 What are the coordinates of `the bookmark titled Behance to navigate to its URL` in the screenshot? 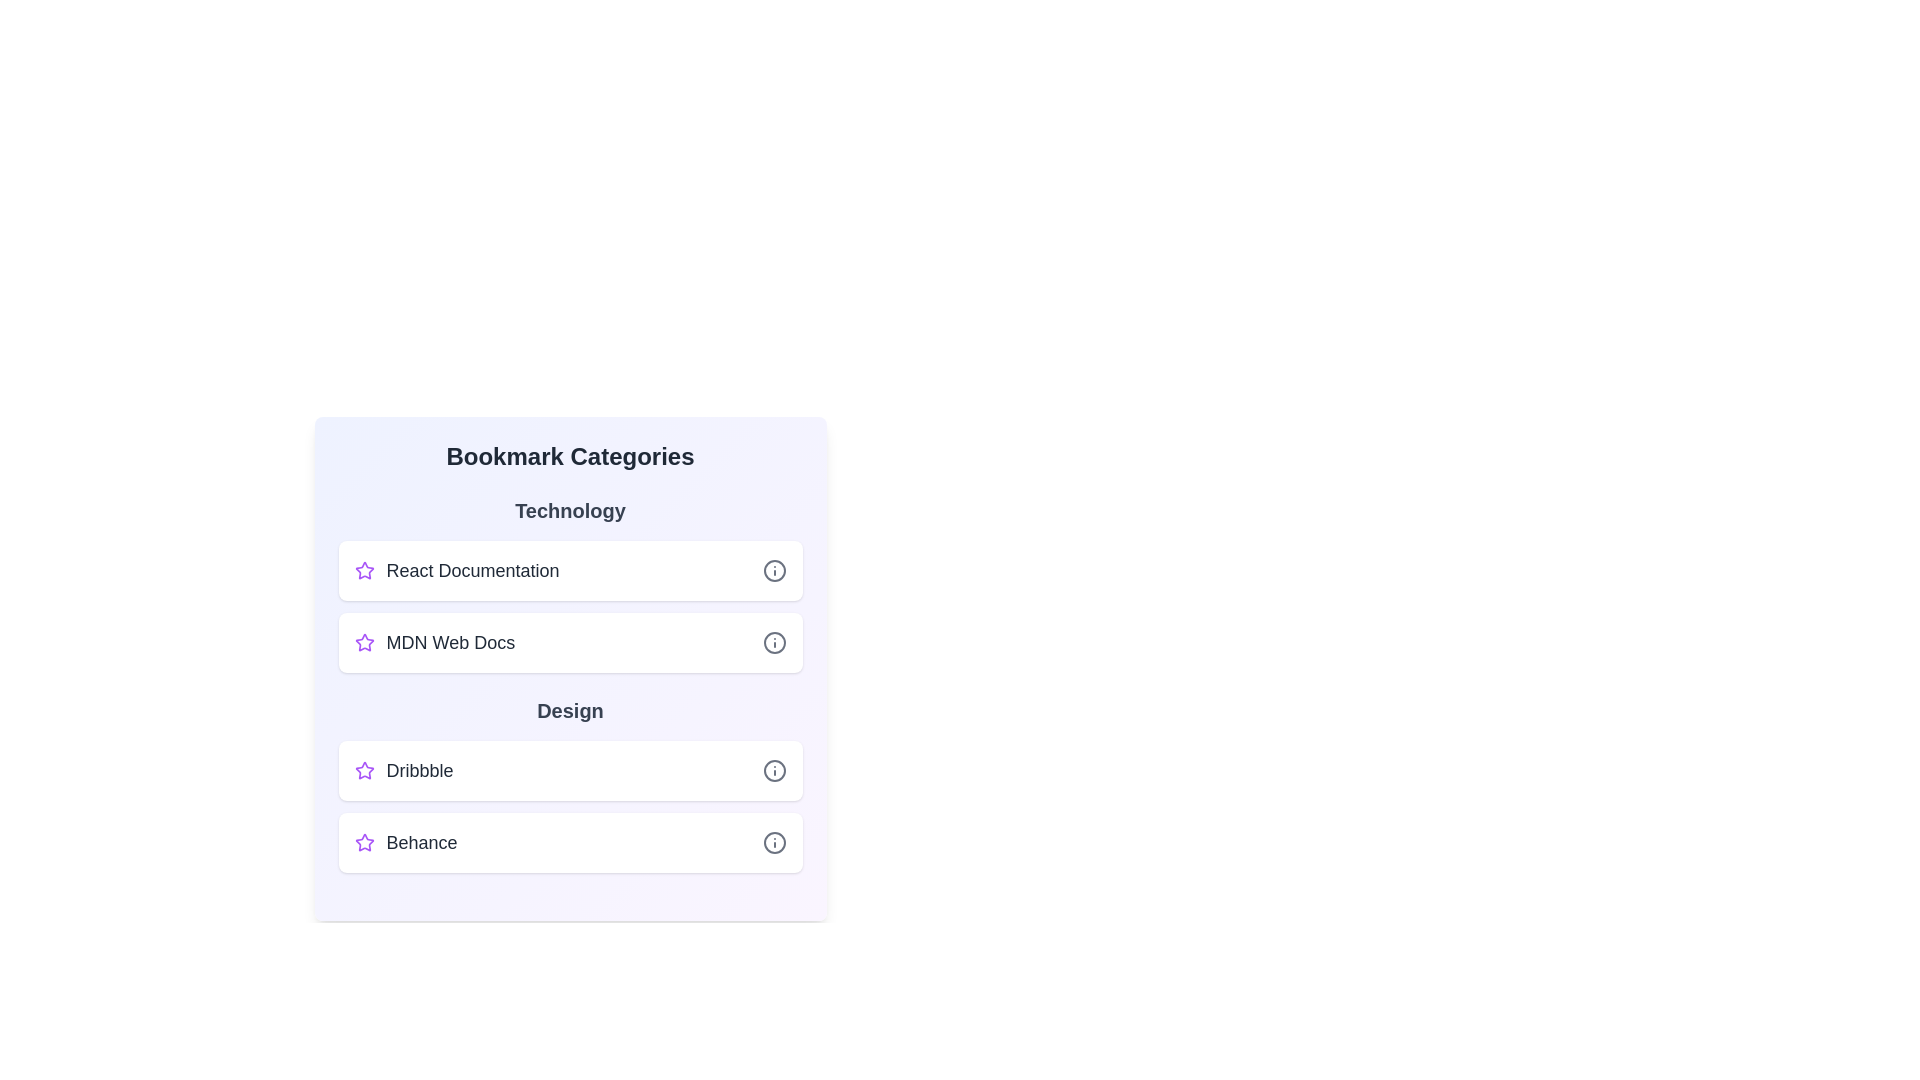 It's located at (421, 843).